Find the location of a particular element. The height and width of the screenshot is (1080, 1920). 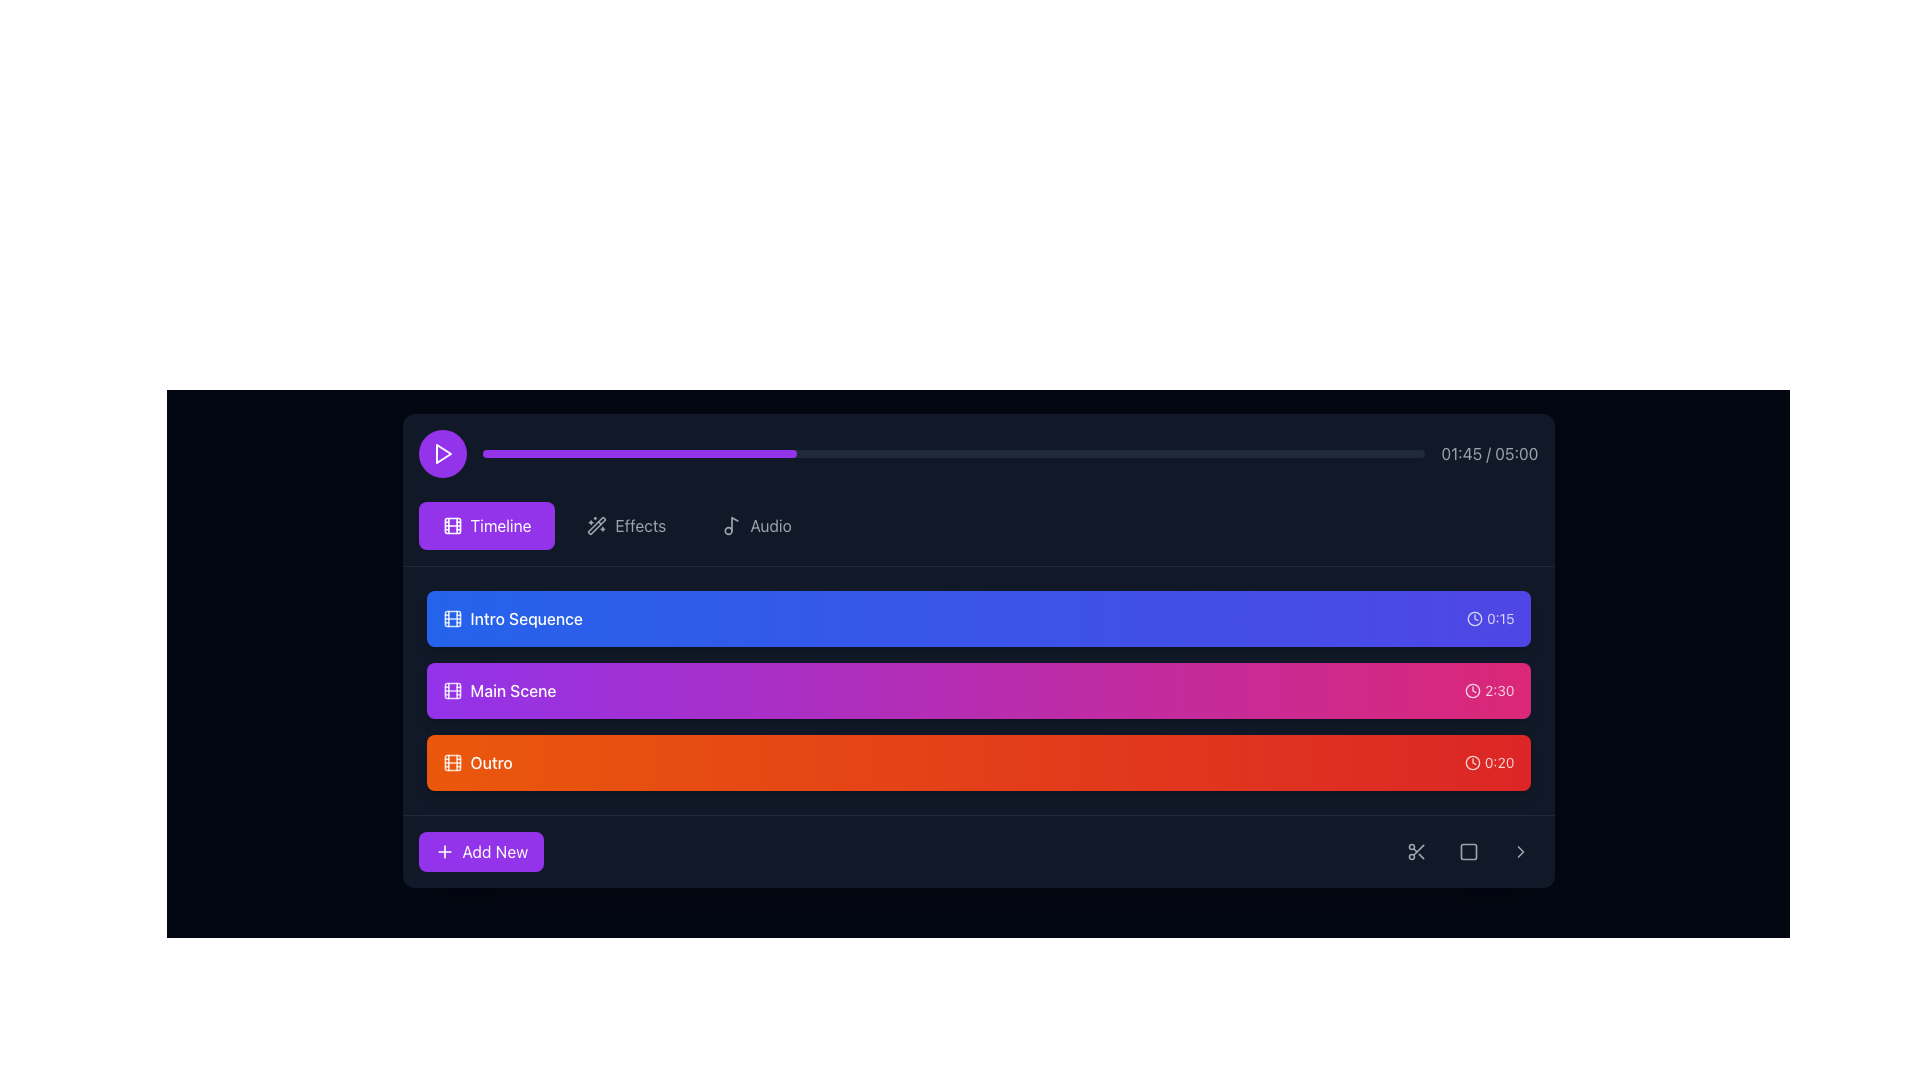

the plus icon within the 'Add New' button located at the bottom-left corner of the interface is located at coordinates (443, 852).